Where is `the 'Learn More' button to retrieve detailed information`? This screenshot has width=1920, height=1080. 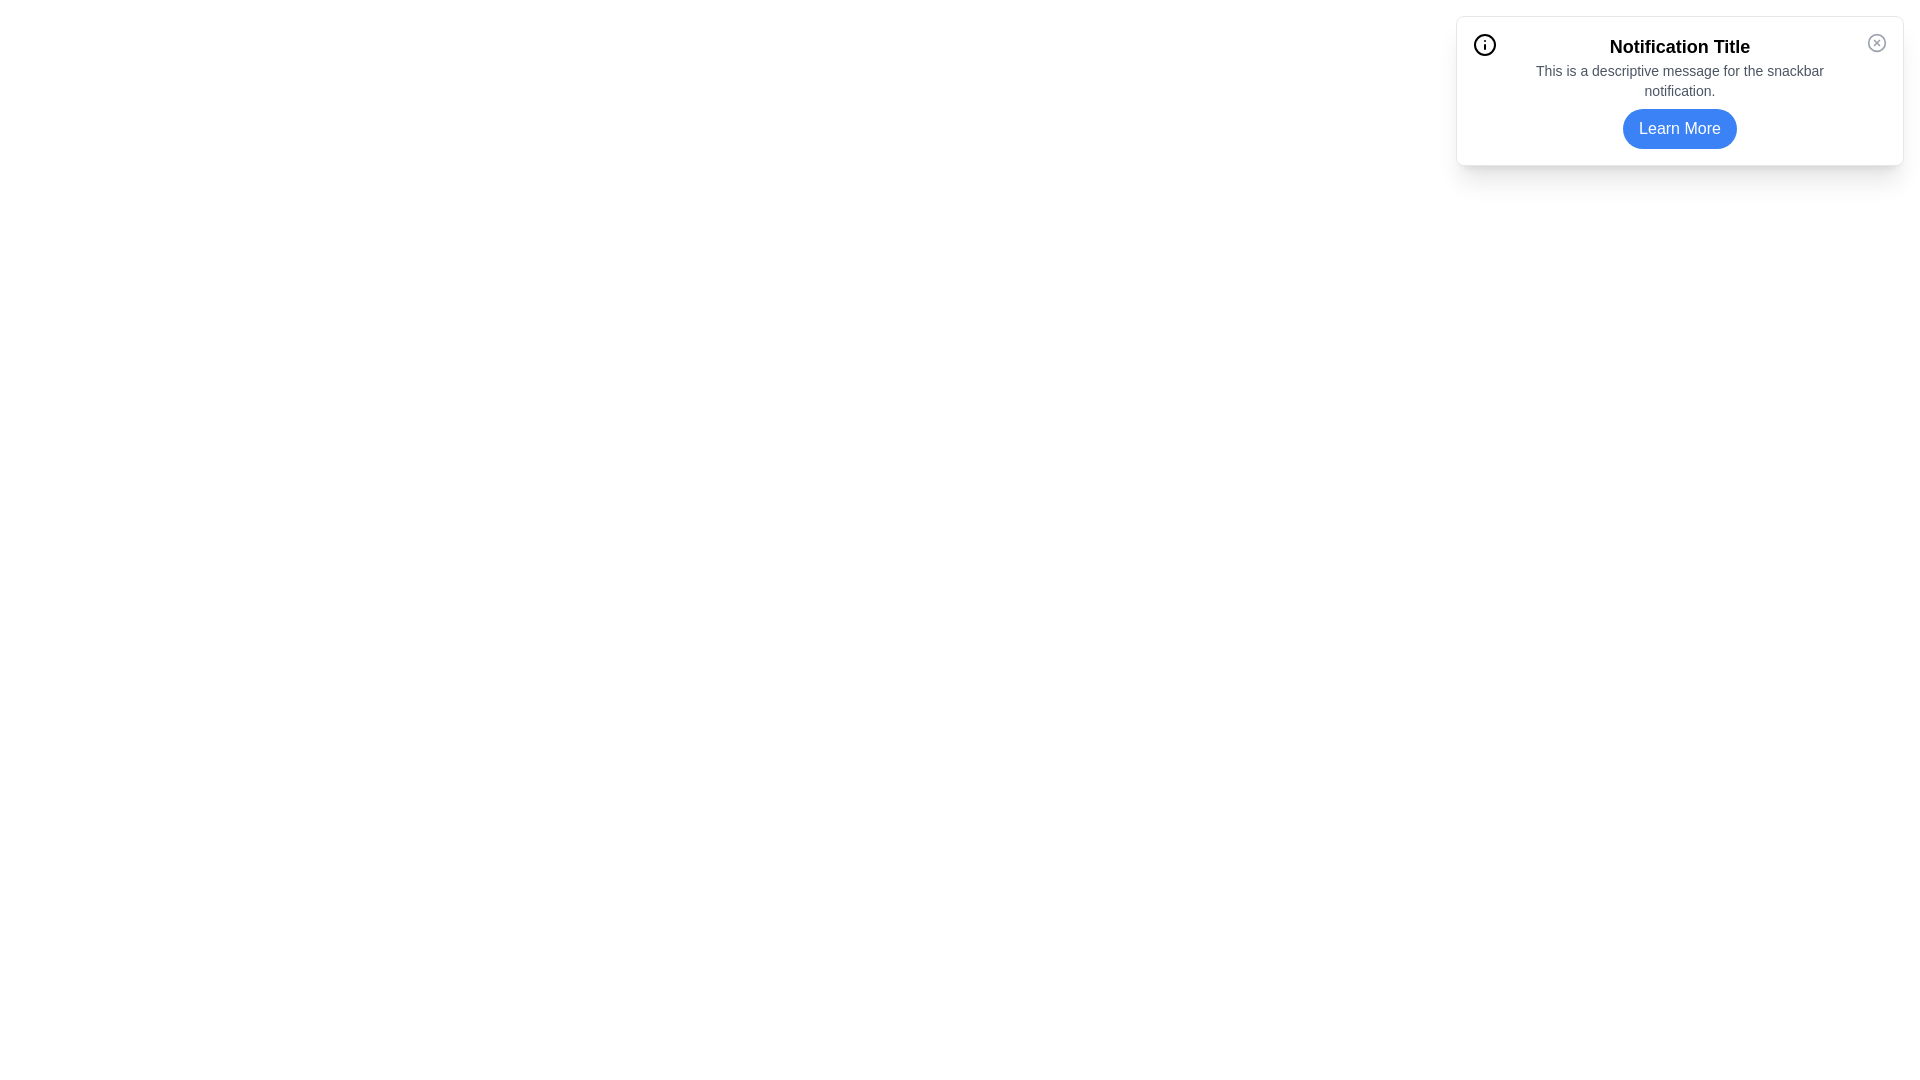
the 'Learn More' button to retrieve detailed information is located at coordinates (1680, 128).